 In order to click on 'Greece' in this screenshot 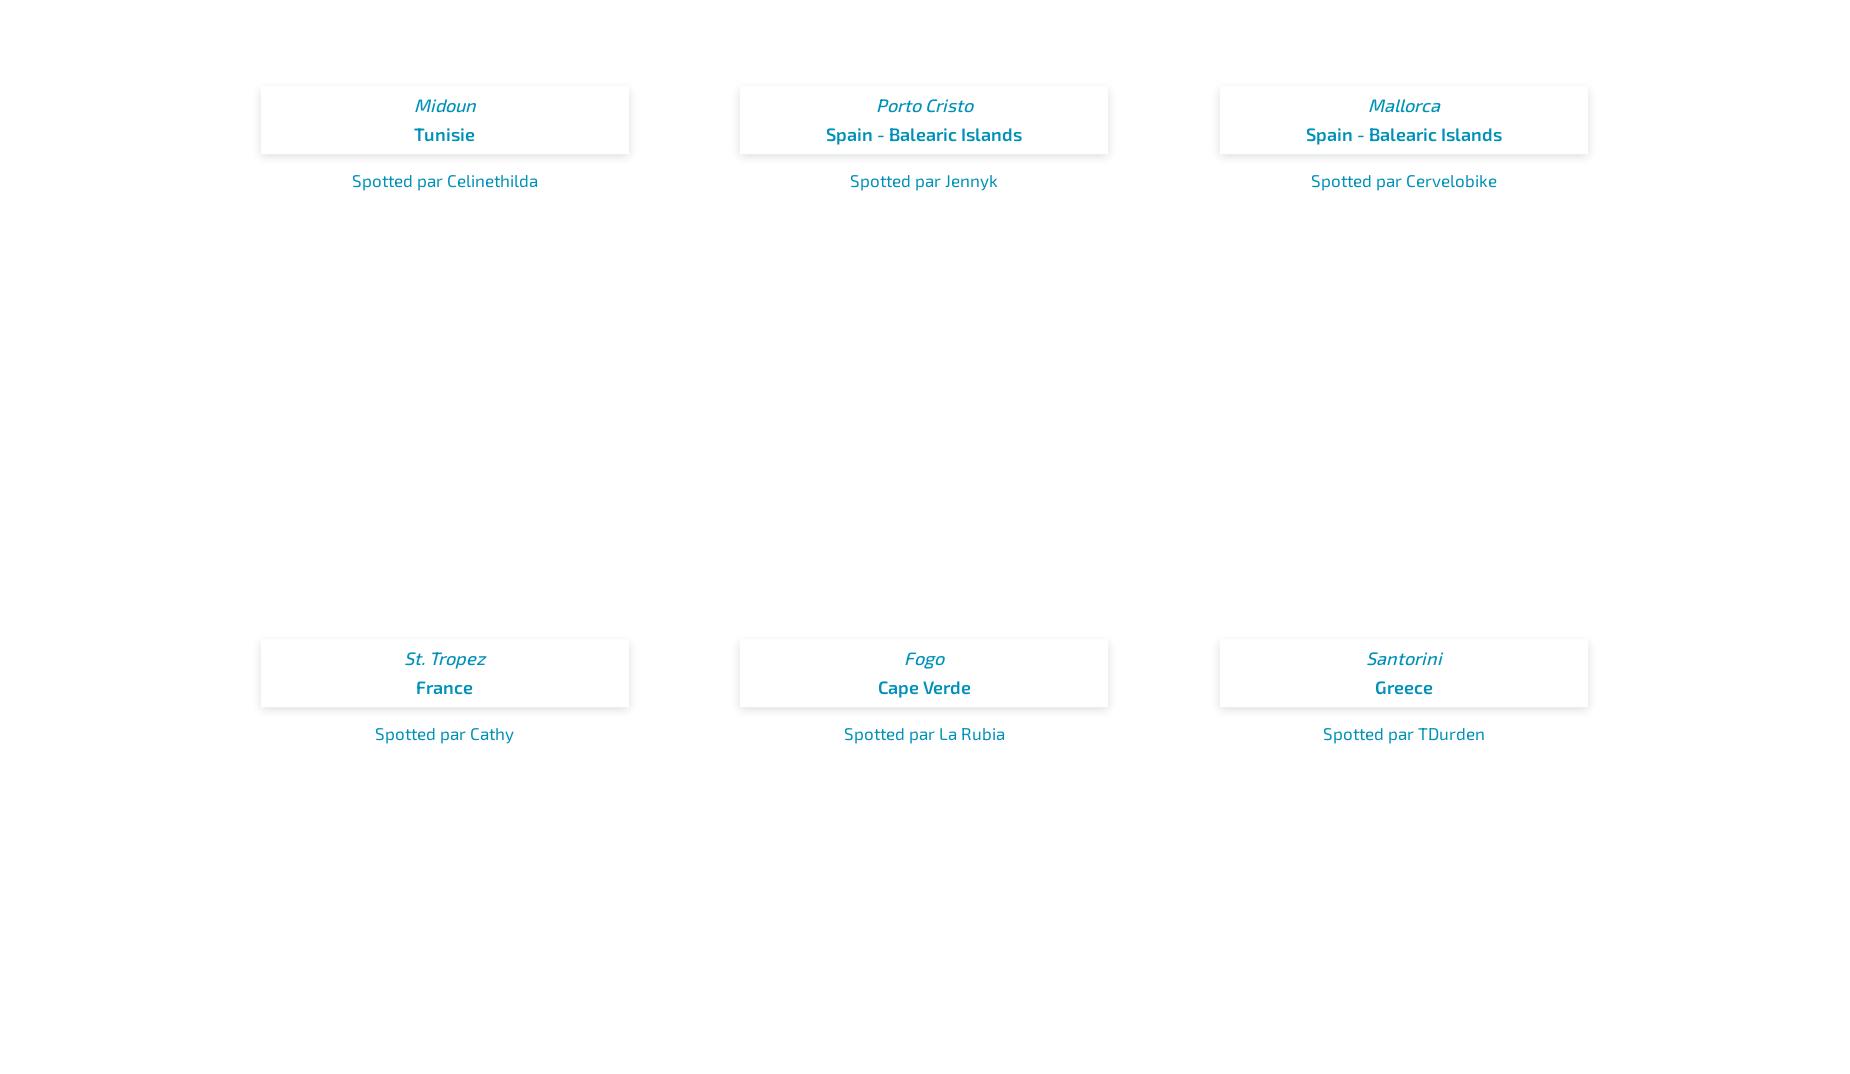, I will do `click(1403, 686)`.